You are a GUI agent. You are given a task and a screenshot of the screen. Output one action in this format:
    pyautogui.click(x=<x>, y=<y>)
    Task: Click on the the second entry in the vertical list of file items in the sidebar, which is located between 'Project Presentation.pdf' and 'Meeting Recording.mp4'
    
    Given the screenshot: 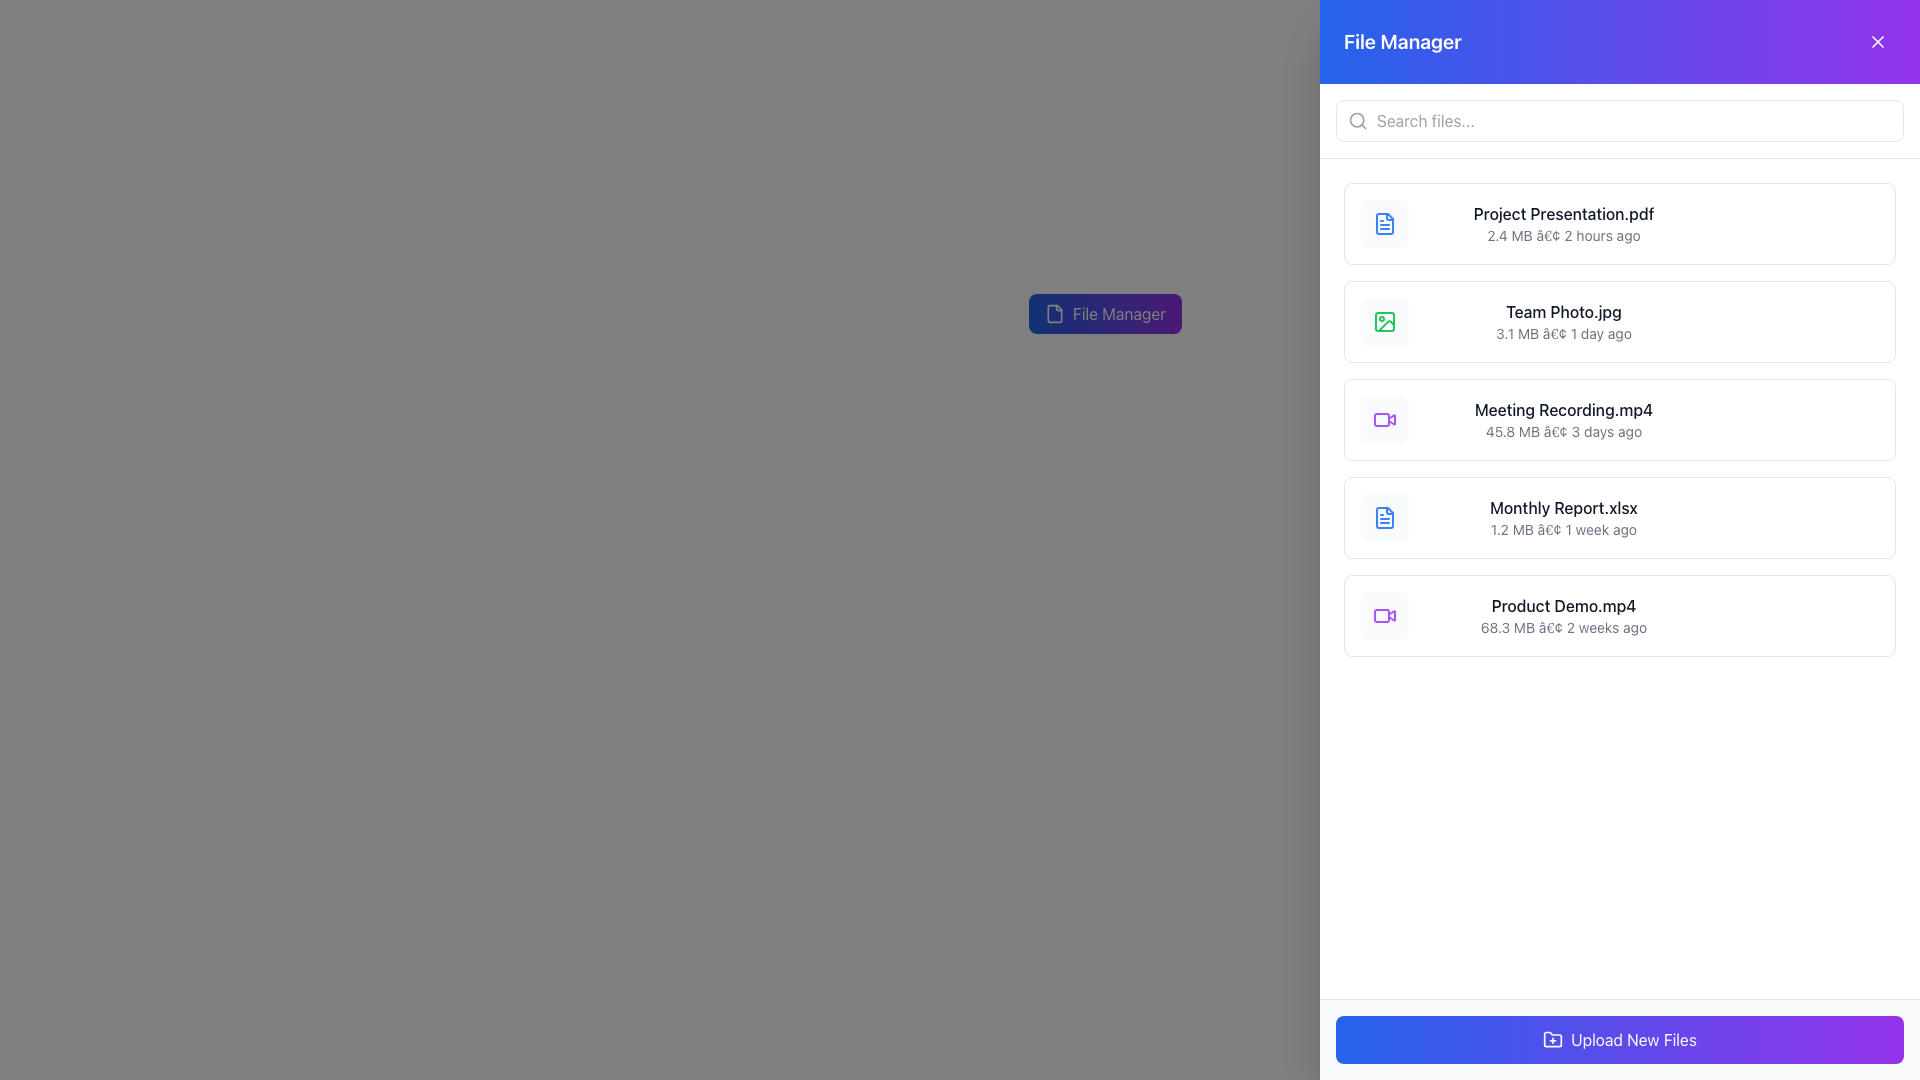 What is the action you would take?
    pyautogui.click(x=1563, y=320)
    